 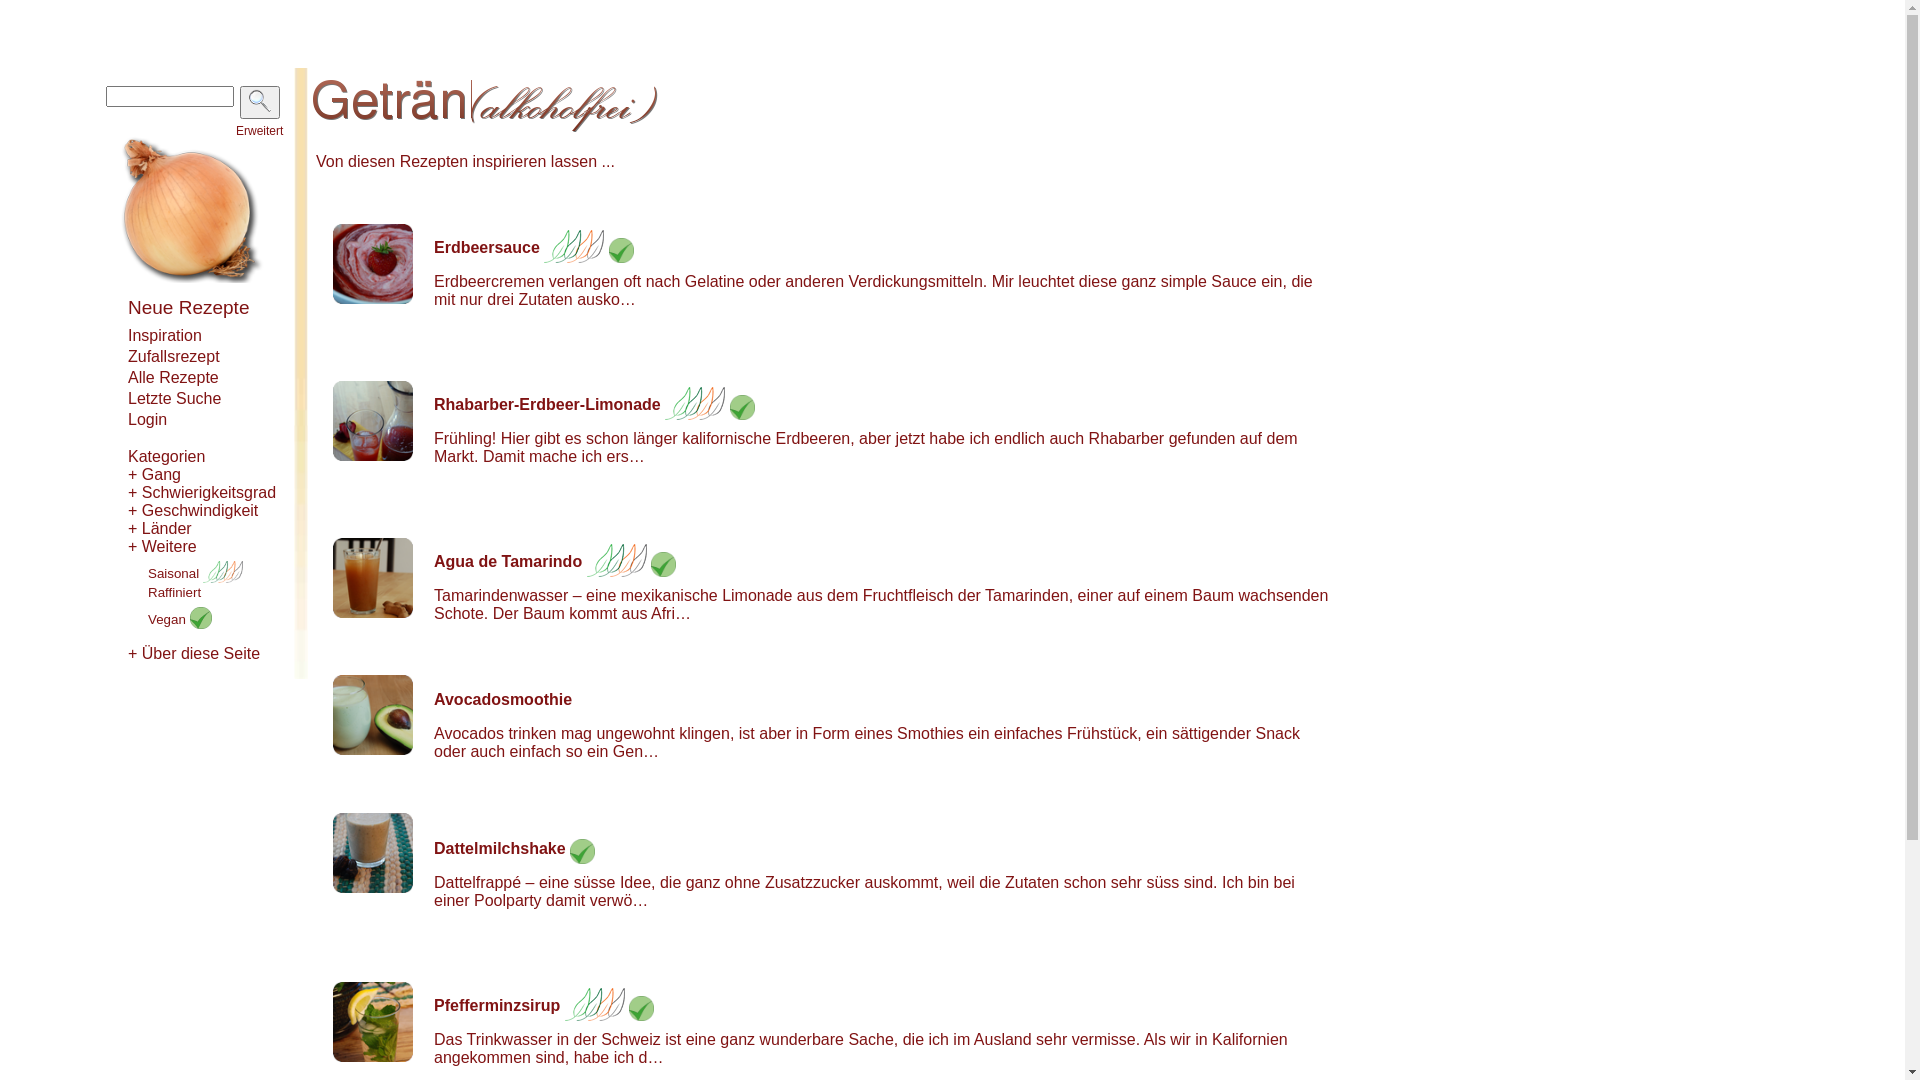 What do you see at coordinates (174, 398) in the screenshot?
I see `'Letzte Suche'` at bounding box center [174, 398].